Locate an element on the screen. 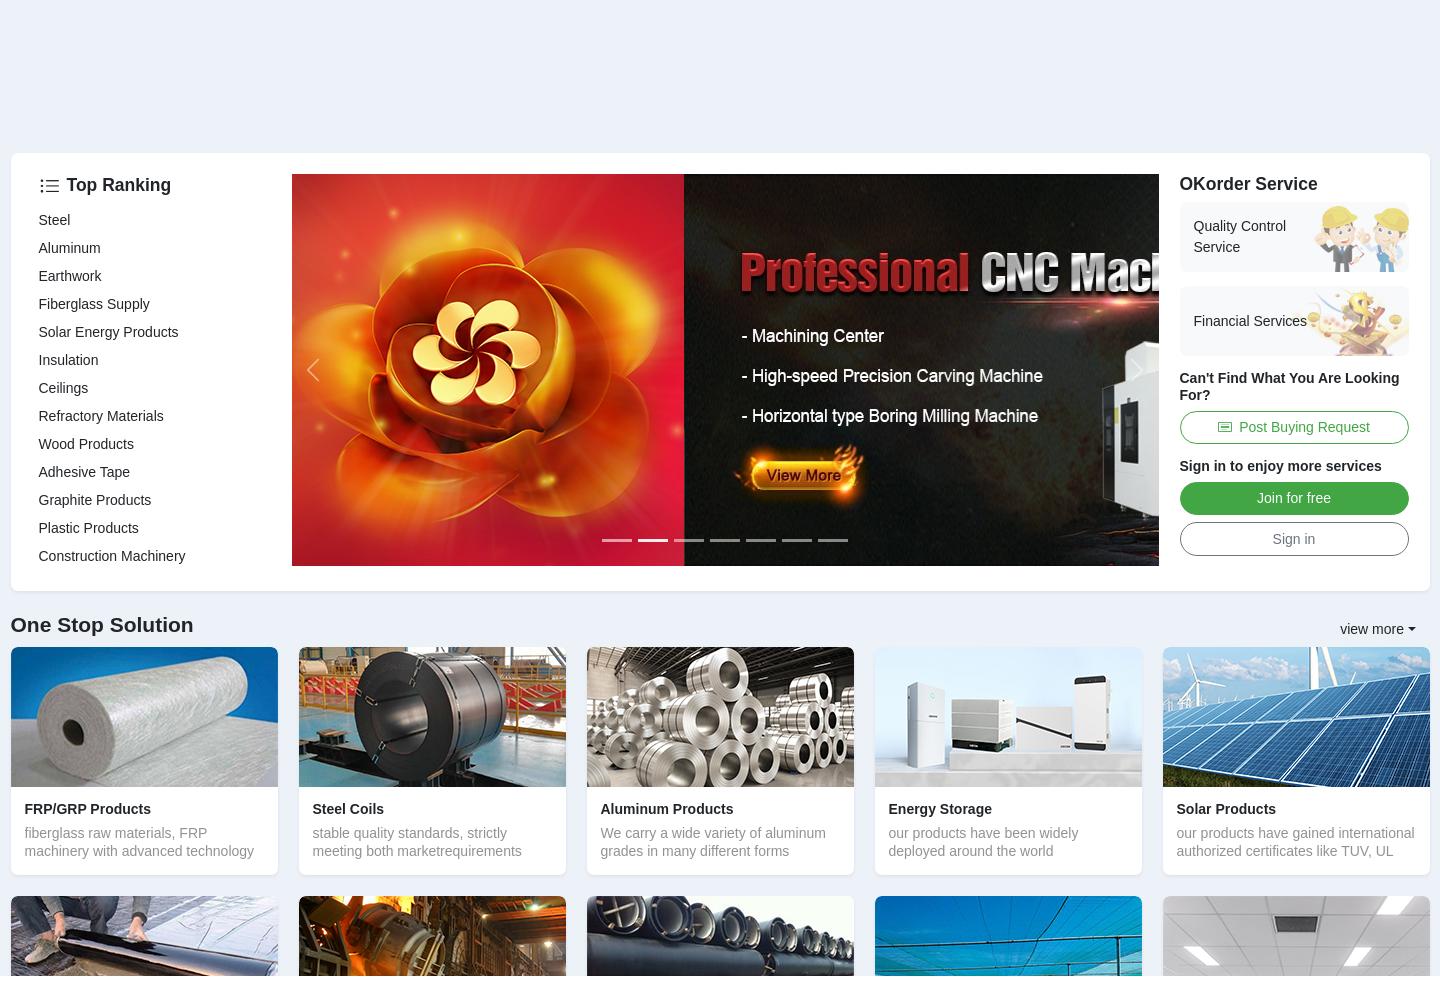 The width and height of the screenshot is (1440, 992). 'Metallurgic, Cement production, Power station, Refinery, Glass, etc' is located at coordinates (418, 113).